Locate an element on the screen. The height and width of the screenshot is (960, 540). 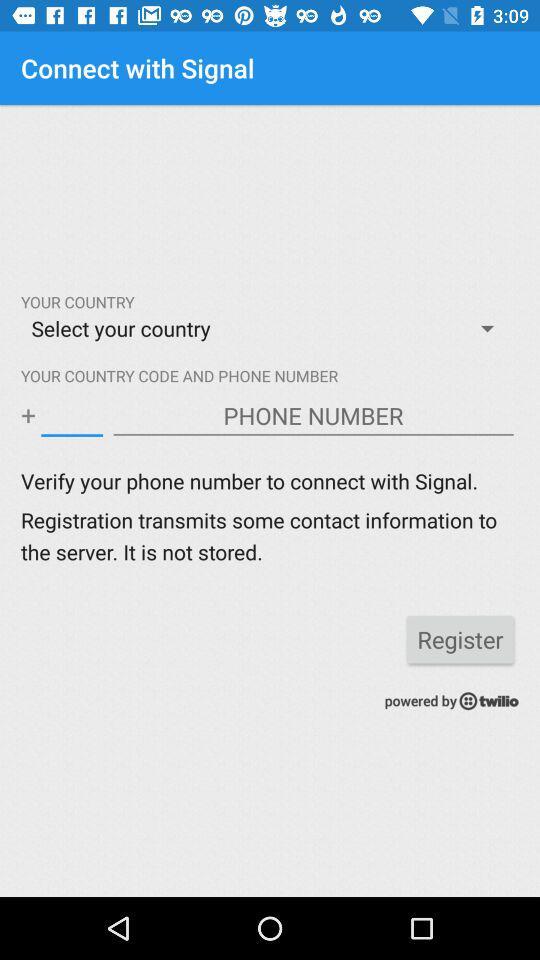
area code is located at coordinates (71, 415).